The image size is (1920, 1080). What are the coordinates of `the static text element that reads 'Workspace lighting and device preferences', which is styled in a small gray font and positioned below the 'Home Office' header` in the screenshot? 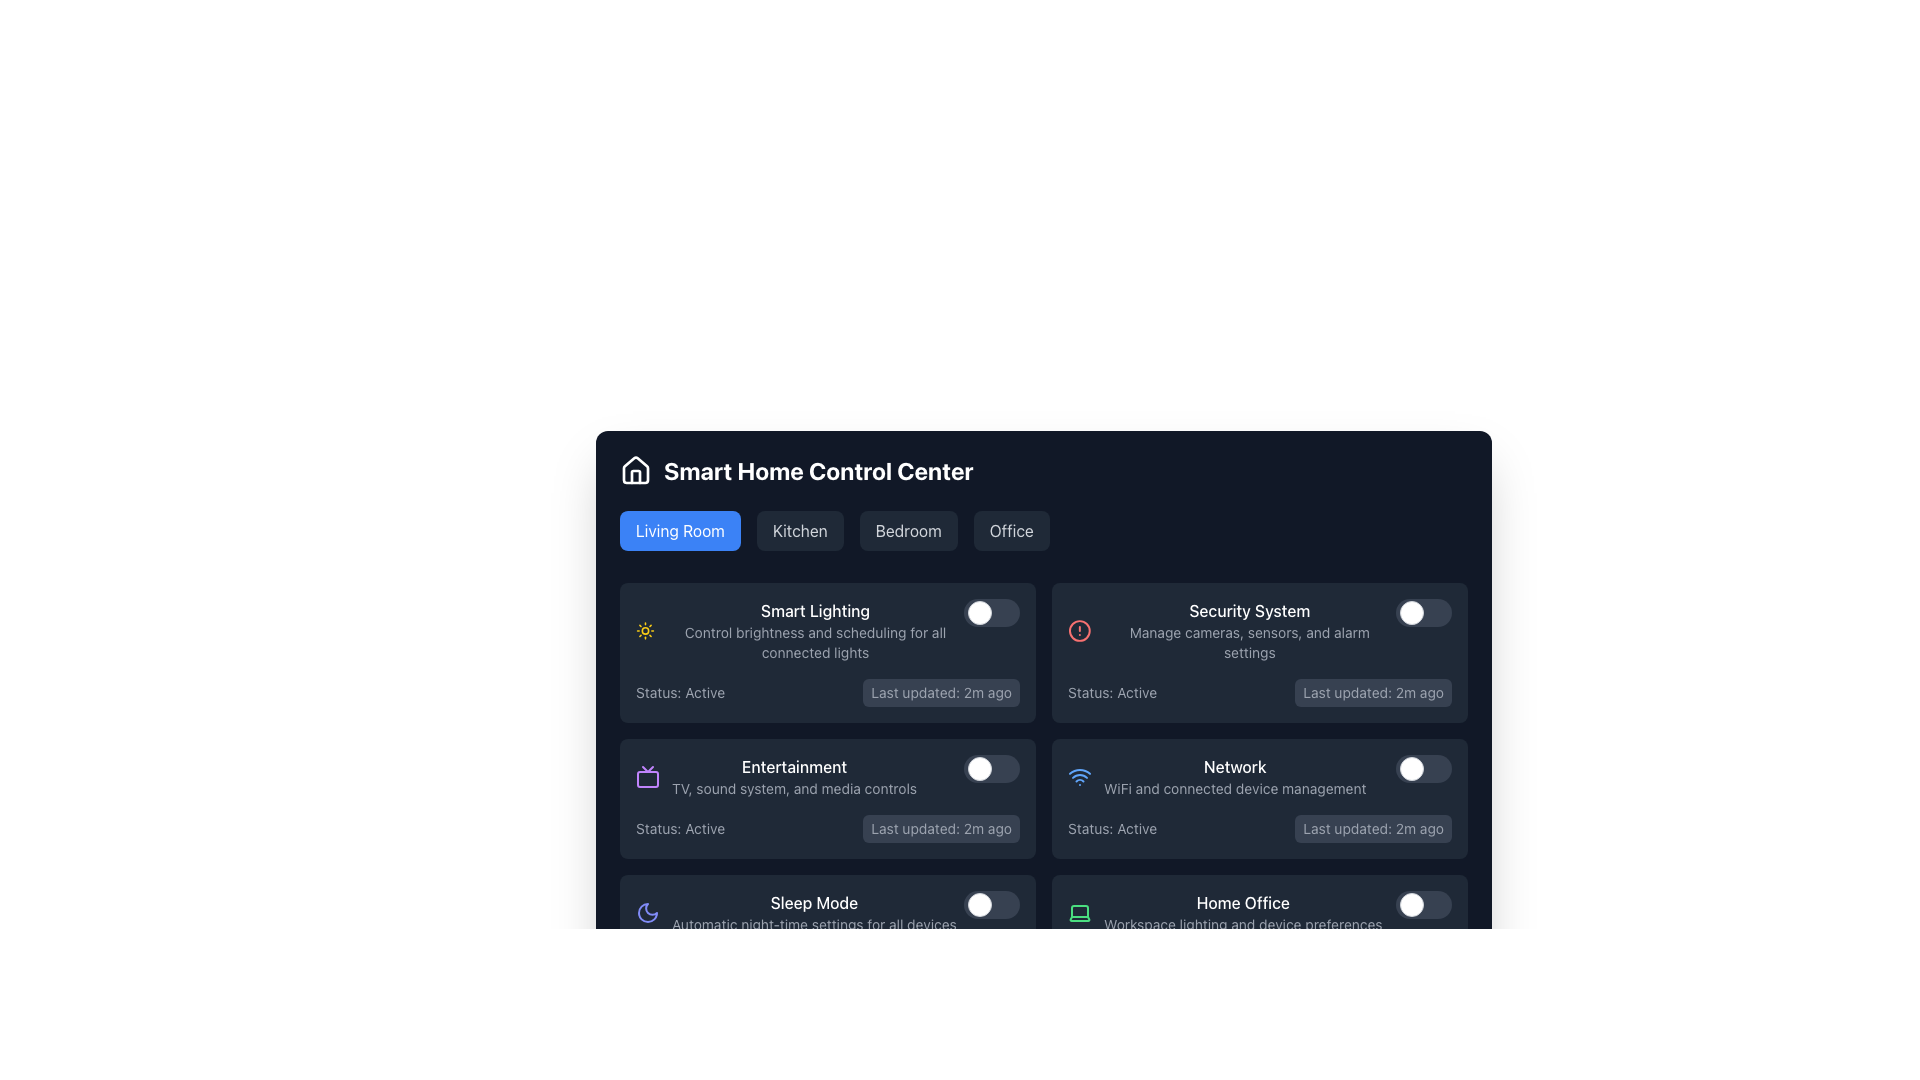 It's located at (1242, 925).